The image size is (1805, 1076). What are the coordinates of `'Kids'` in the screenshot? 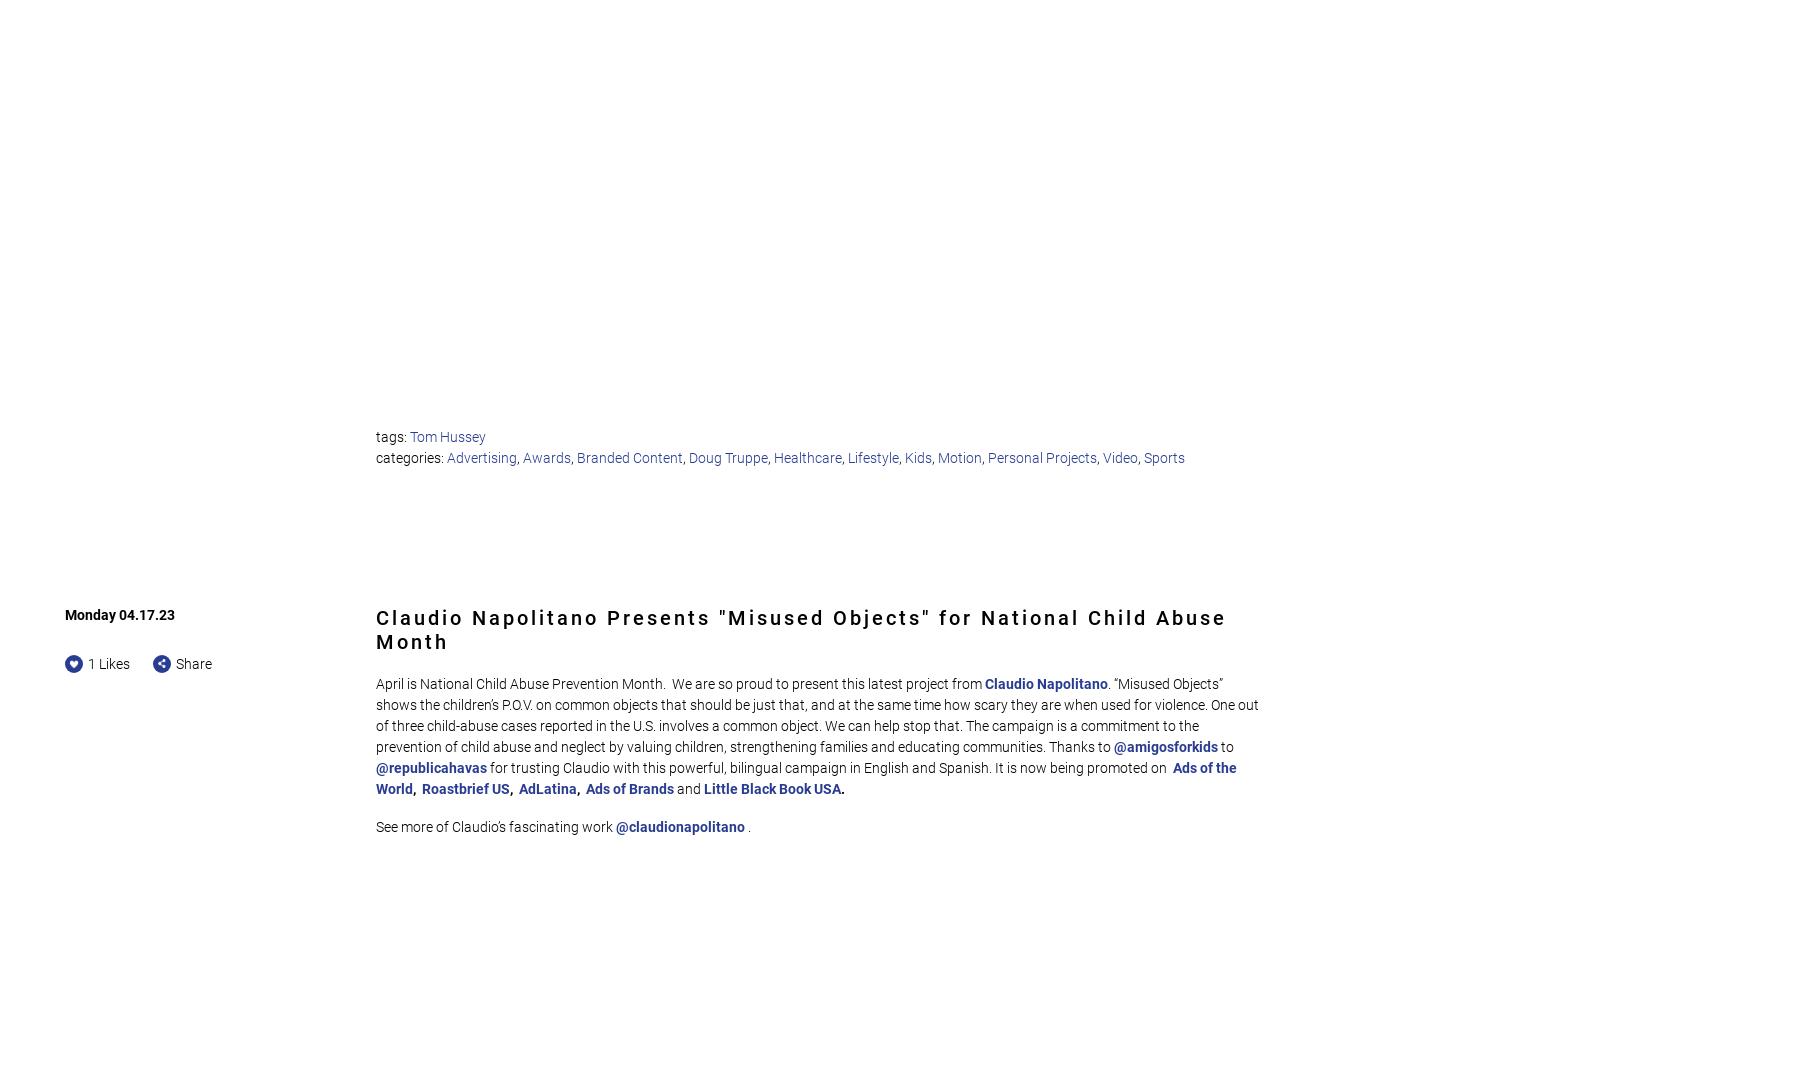 It's located at (918, 455).